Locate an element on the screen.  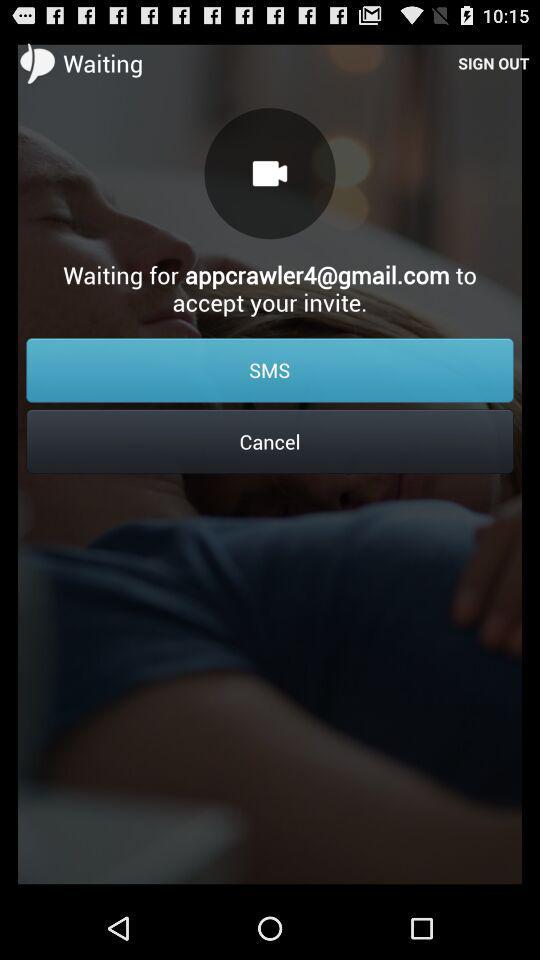
the icon below the sms item is located at coordinates (270, 441).